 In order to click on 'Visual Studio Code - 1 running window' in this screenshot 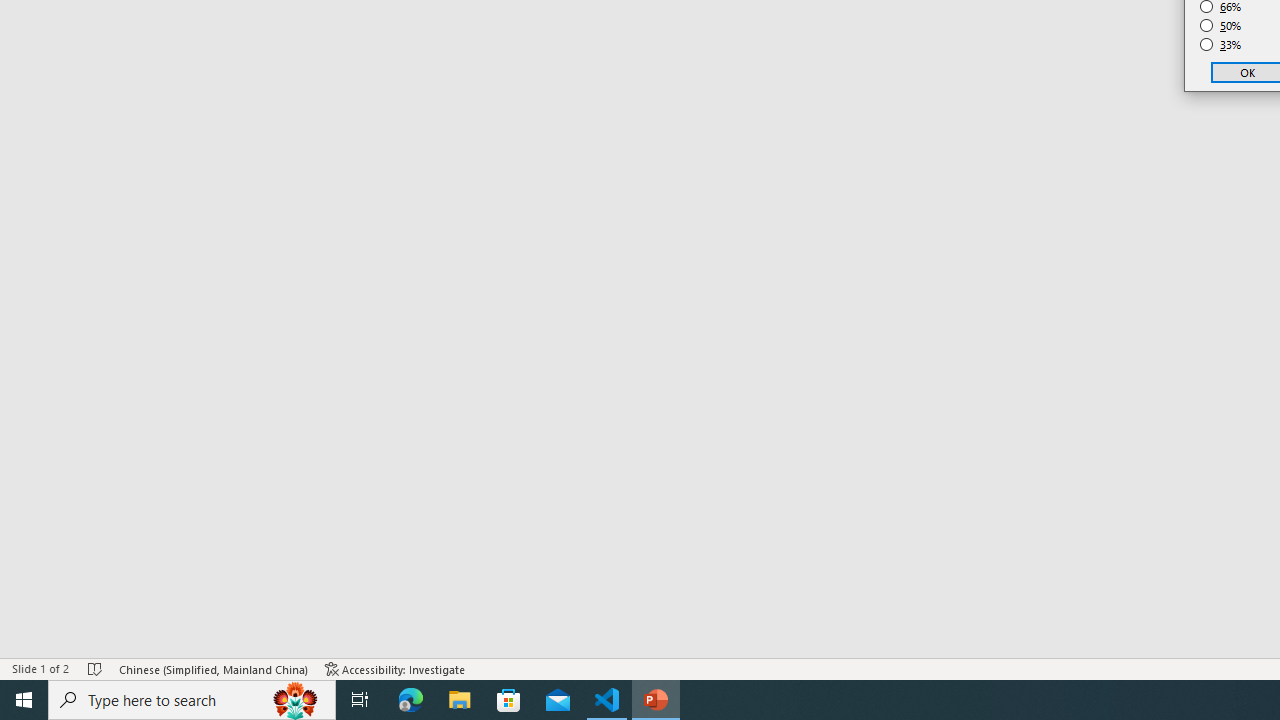, I will do `click(606, 698)`.